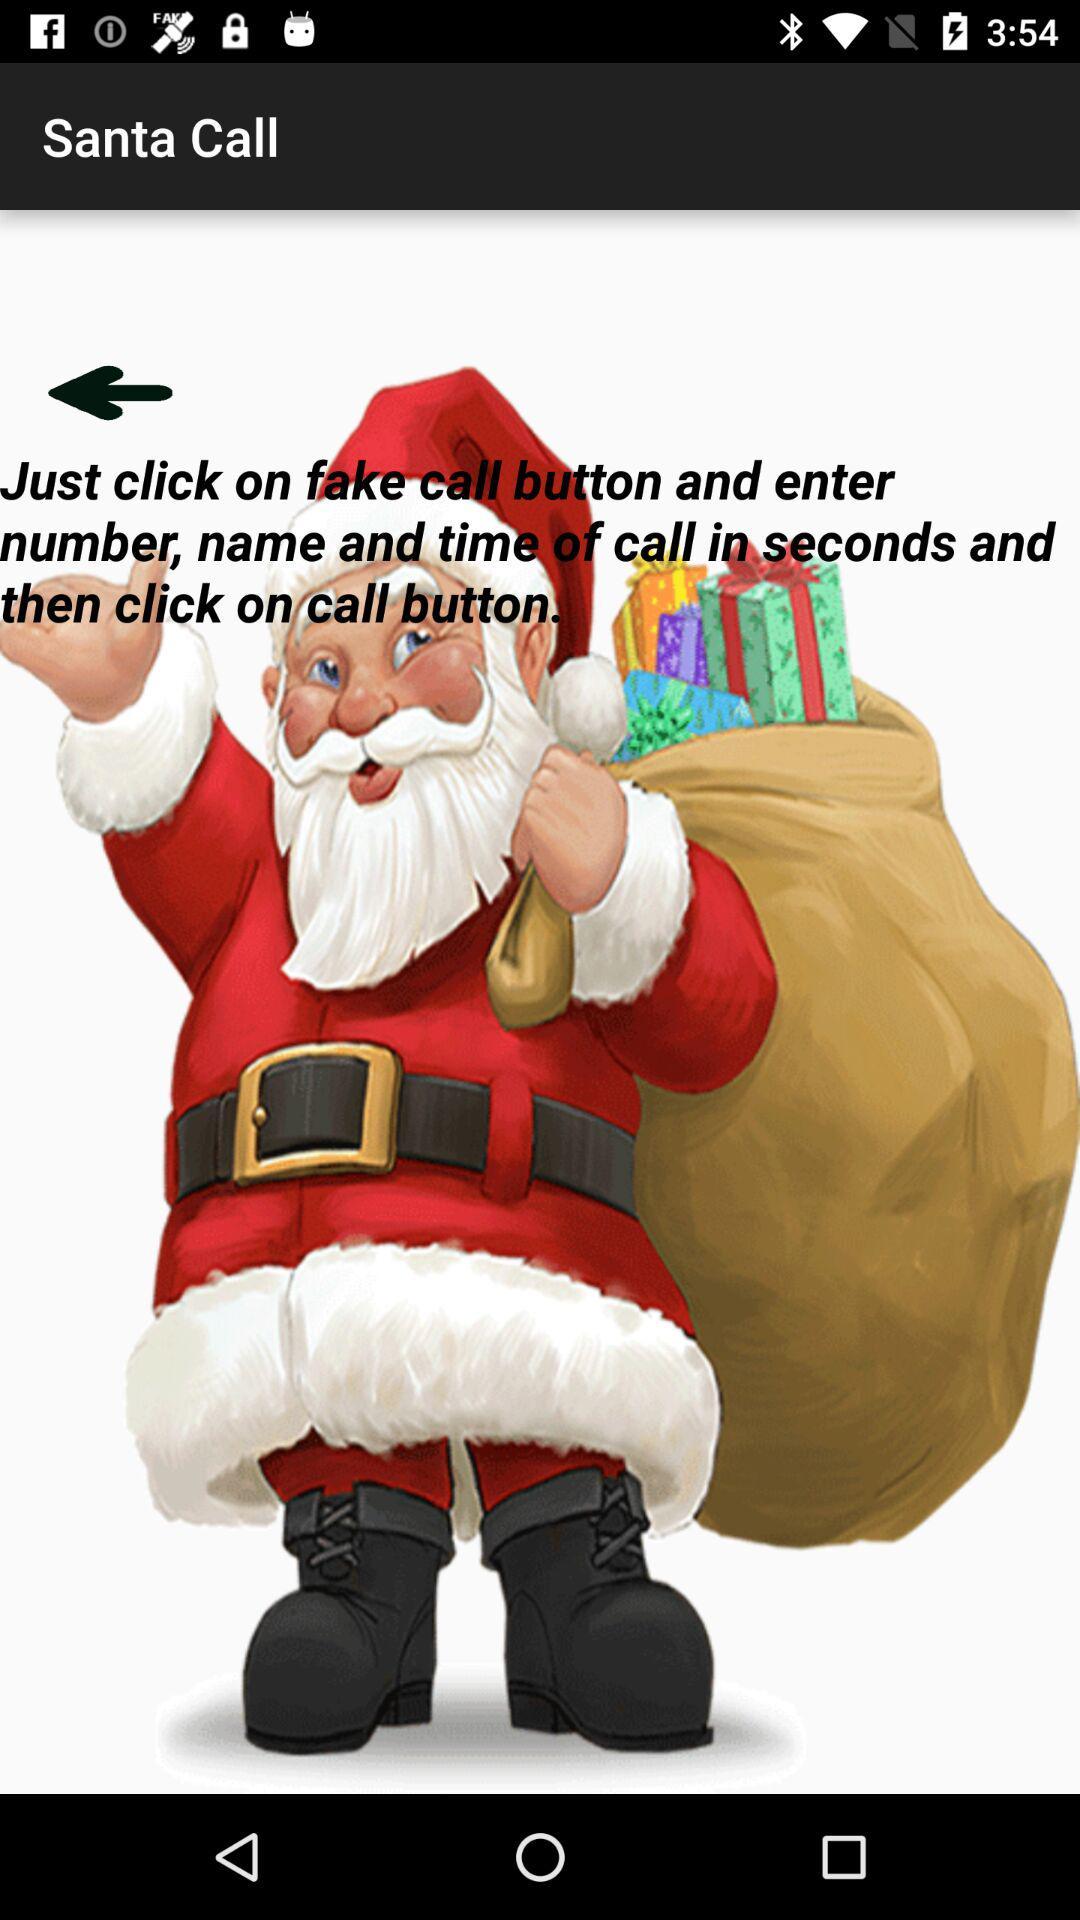  What do you see at coordinates (110, 392) in the screenshot?
I see `icon below santa call` at bounding box center [110, 392].